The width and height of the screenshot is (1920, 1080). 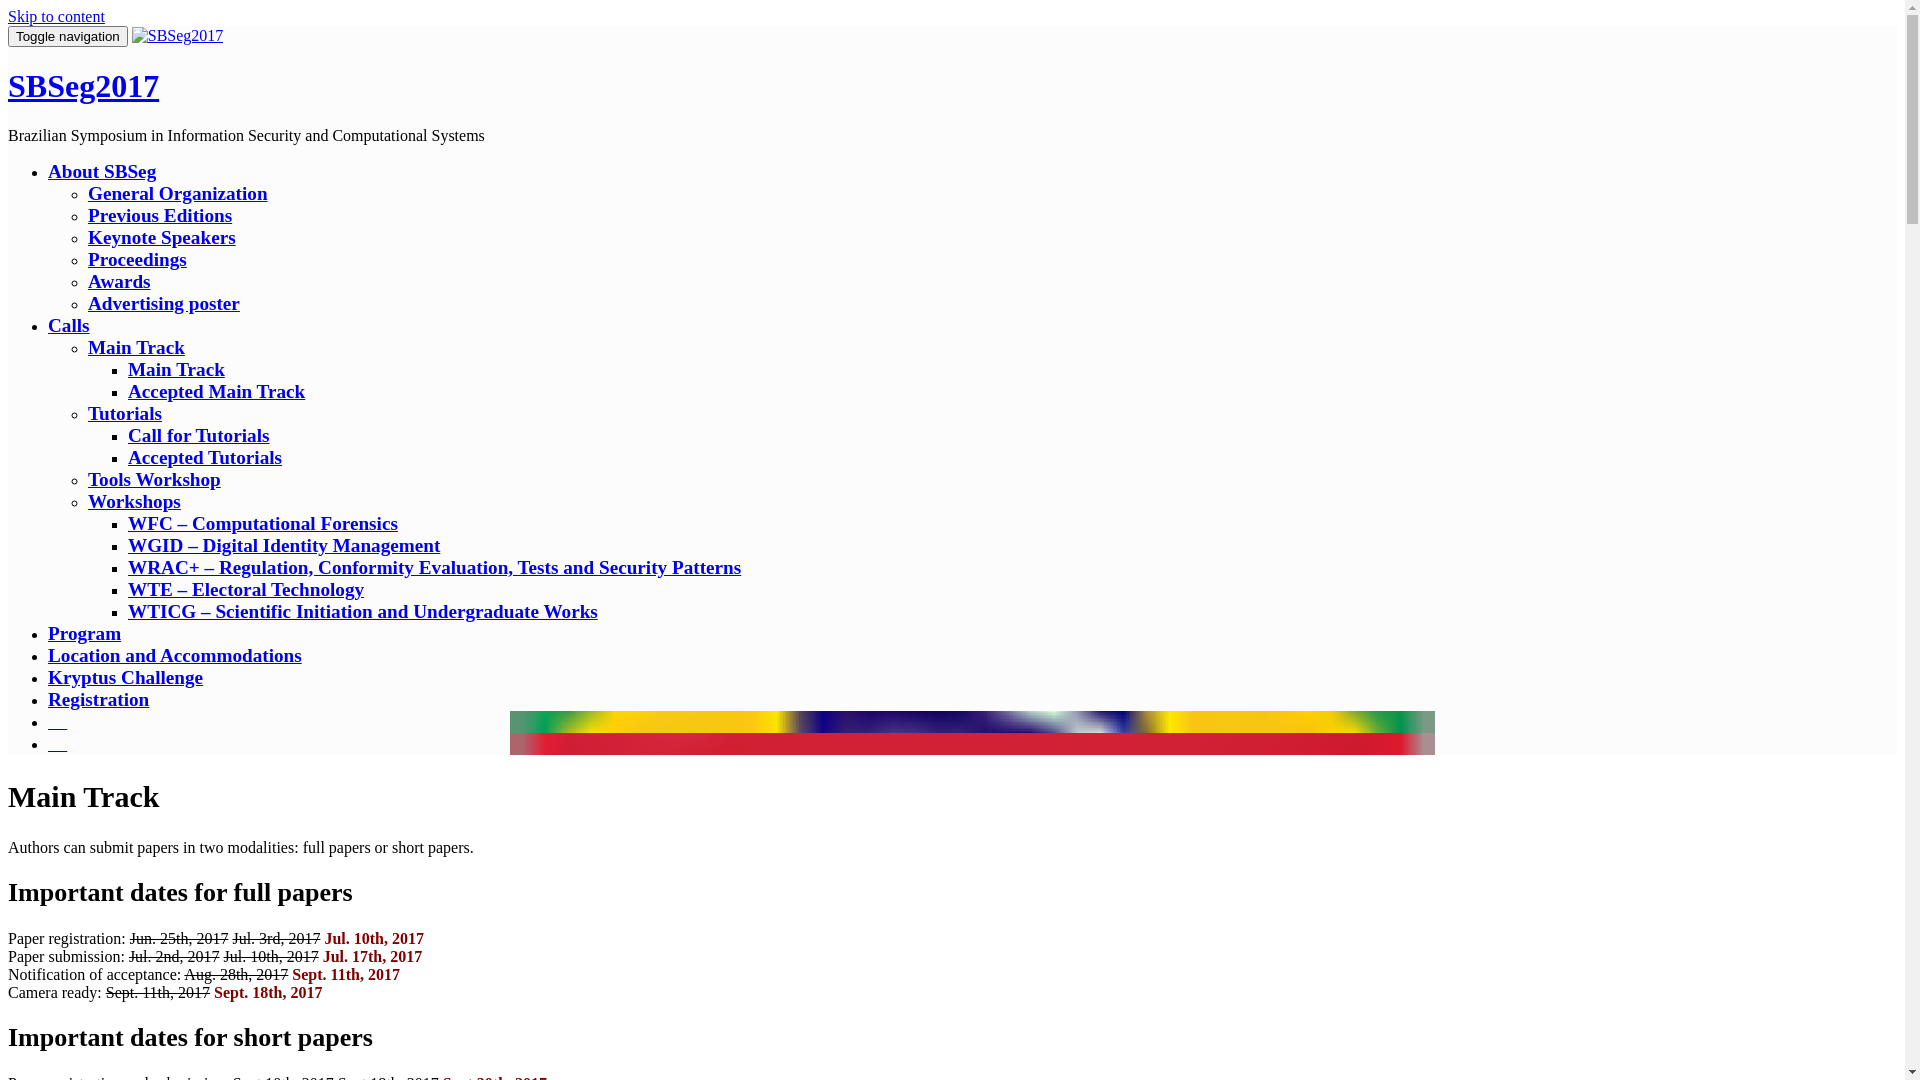 What do you see at coordinates (158, 215) in the screenshot?
I see `'Previous Editions'` at bounding box center [158, 215].